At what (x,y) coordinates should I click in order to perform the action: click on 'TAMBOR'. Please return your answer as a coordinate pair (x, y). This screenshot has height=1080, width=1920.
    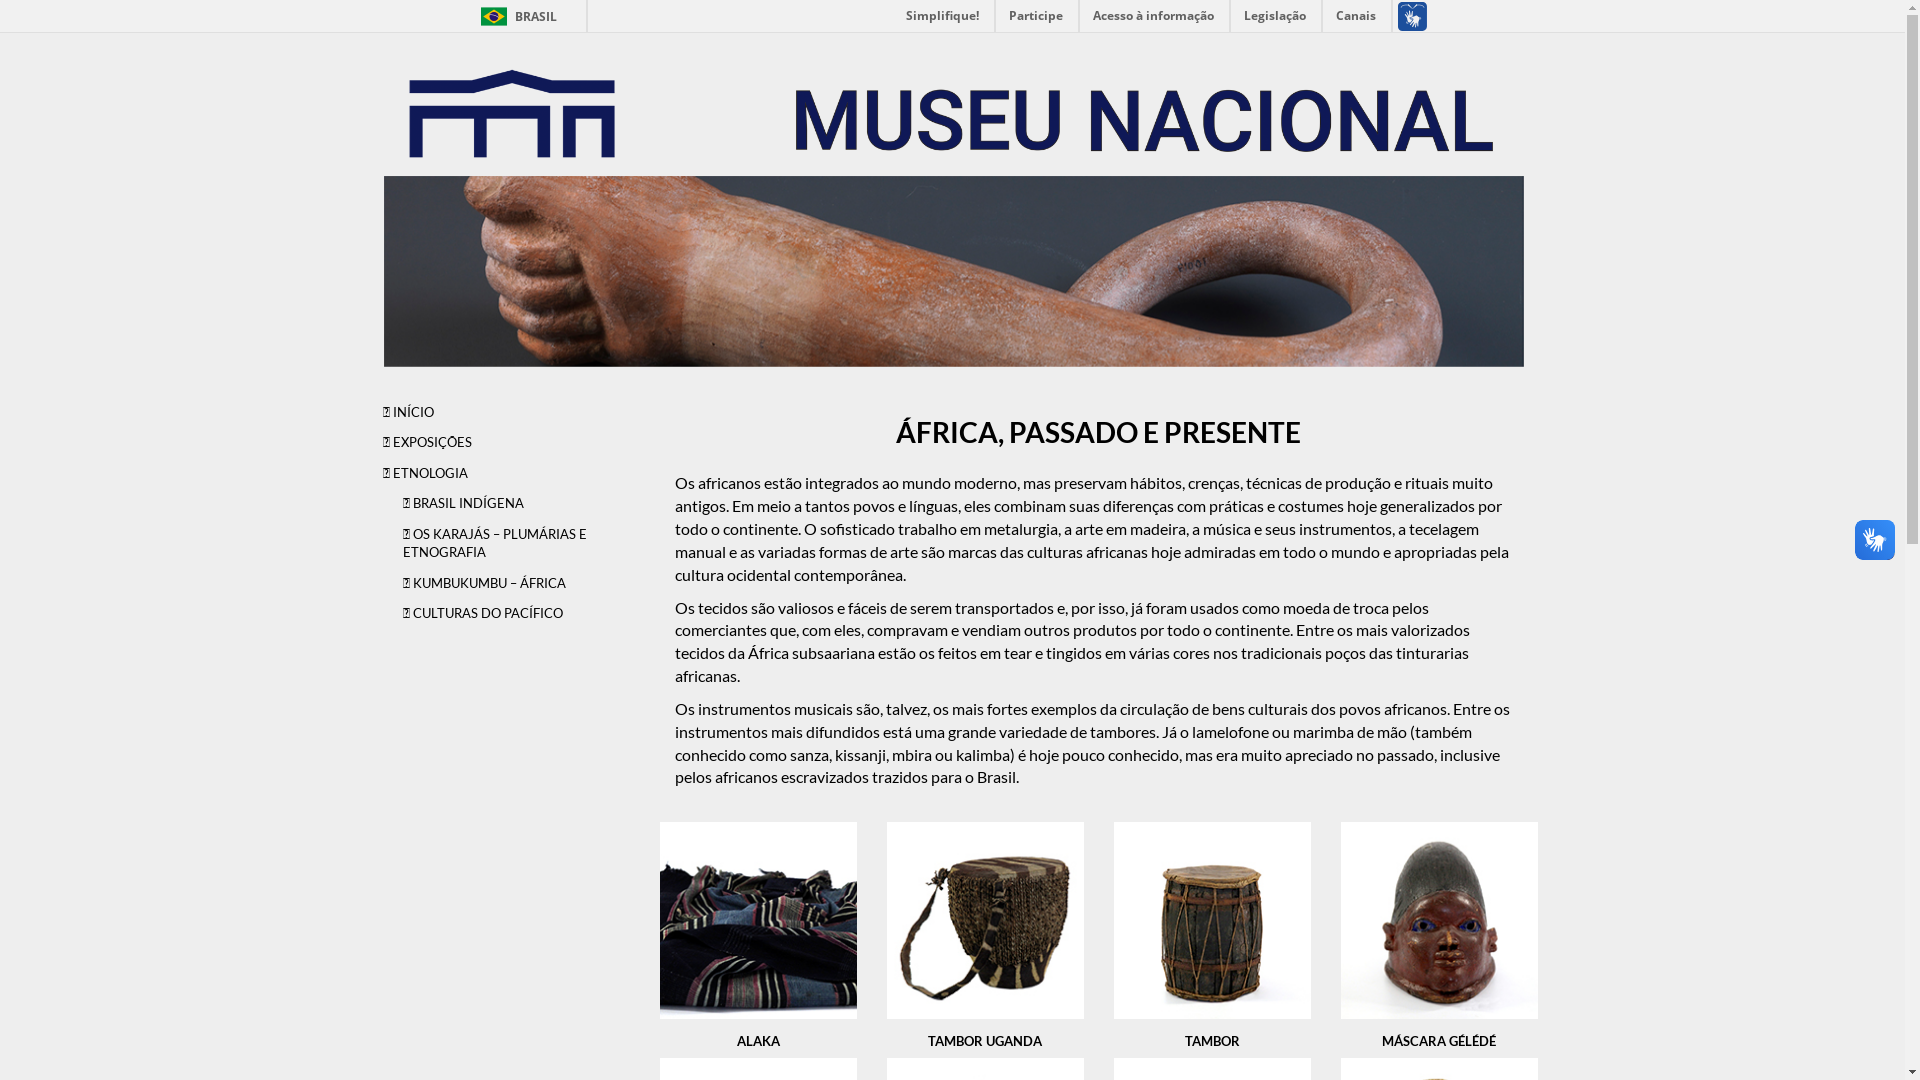
    Looking at the image, I should click on (1211, 934).